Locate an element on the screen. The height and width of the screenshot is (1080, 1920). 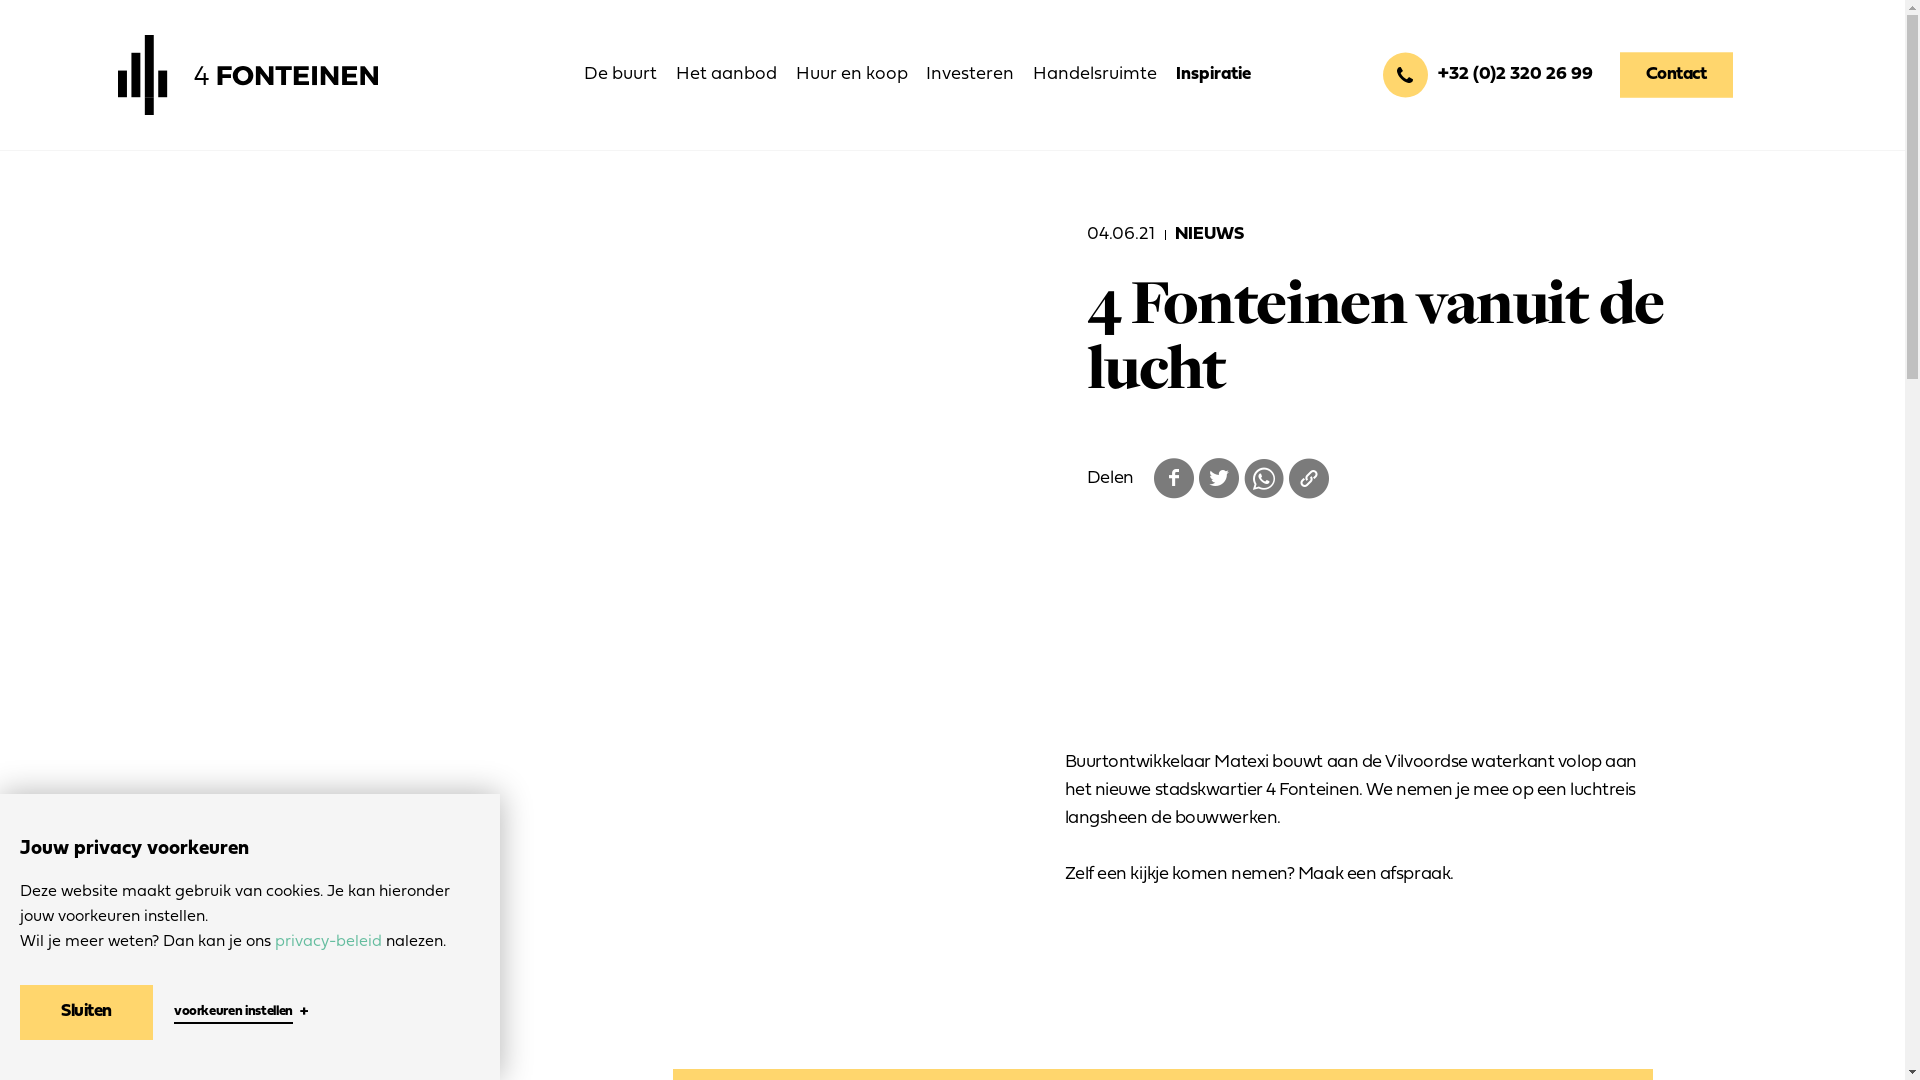
'+32 (0)2 320 26 99' is located at coordinates (1487, 74).